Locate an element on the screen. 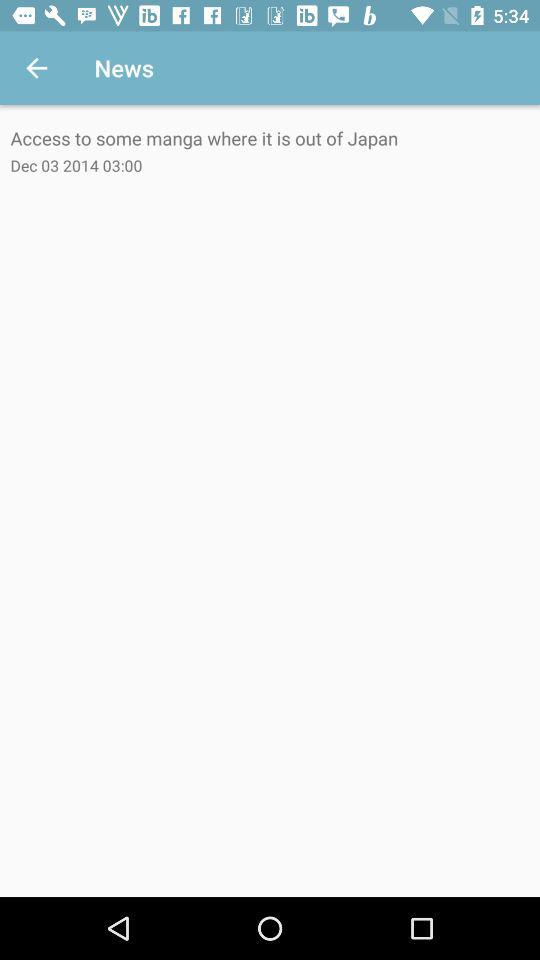  item above access to some item is located at coordinates (36, 68).